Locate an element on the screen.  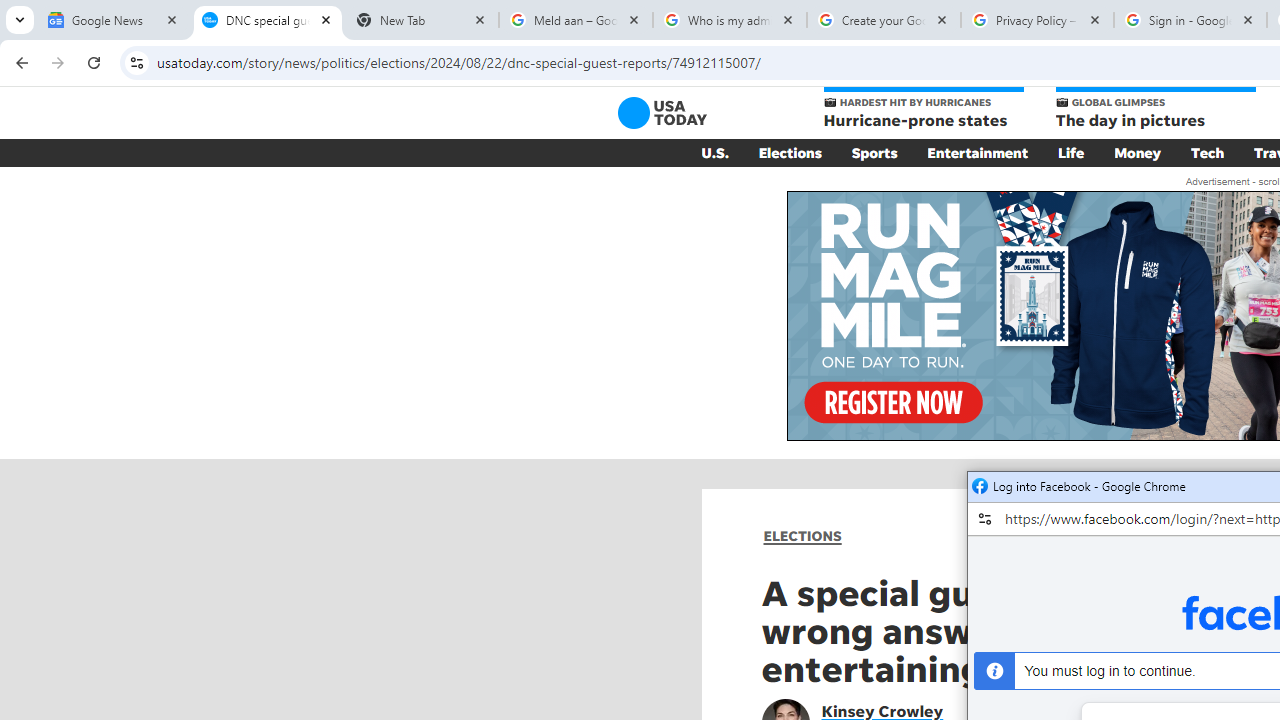
'Entertainment' is located at coordinates (977, 152).